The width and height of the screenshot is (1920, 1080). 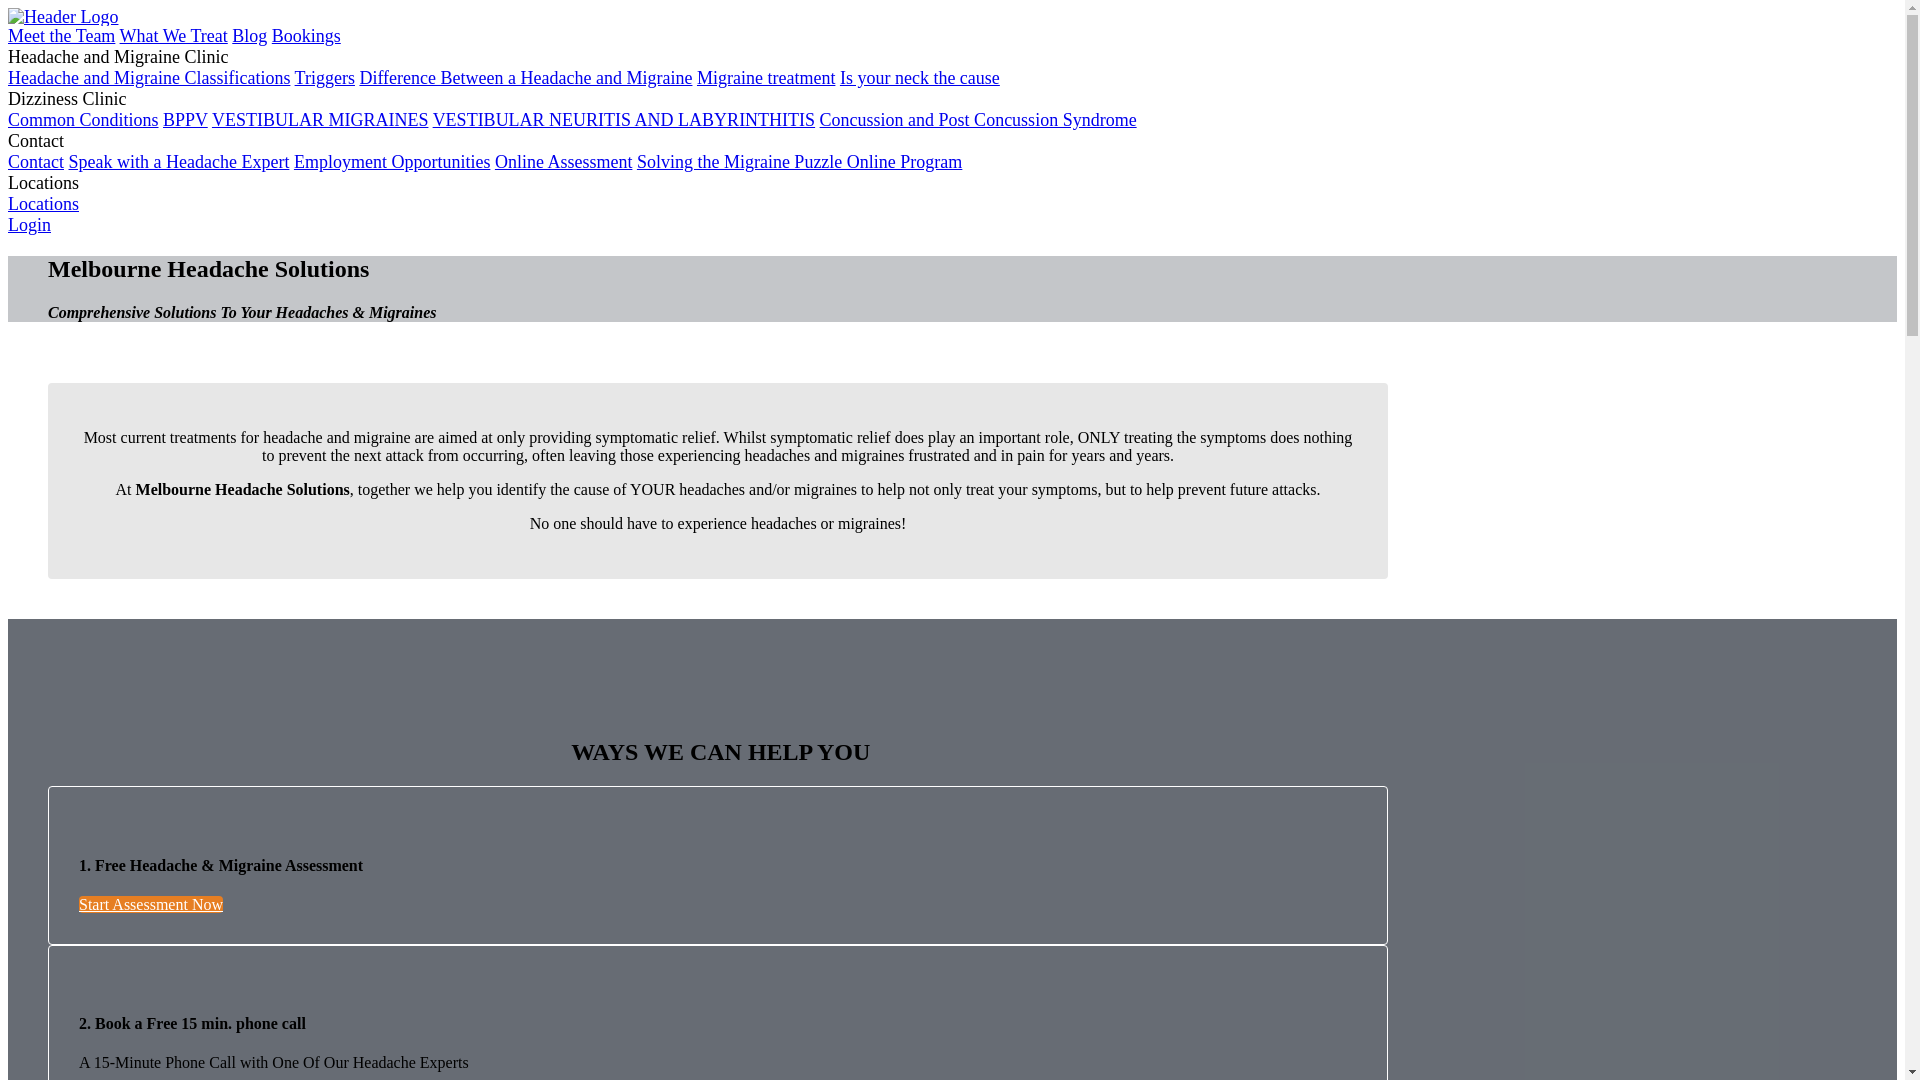 What do you see at coordinates (173, 35) in the screenshot?
I see `'What We Treat'` at bounding box center [173, 35].